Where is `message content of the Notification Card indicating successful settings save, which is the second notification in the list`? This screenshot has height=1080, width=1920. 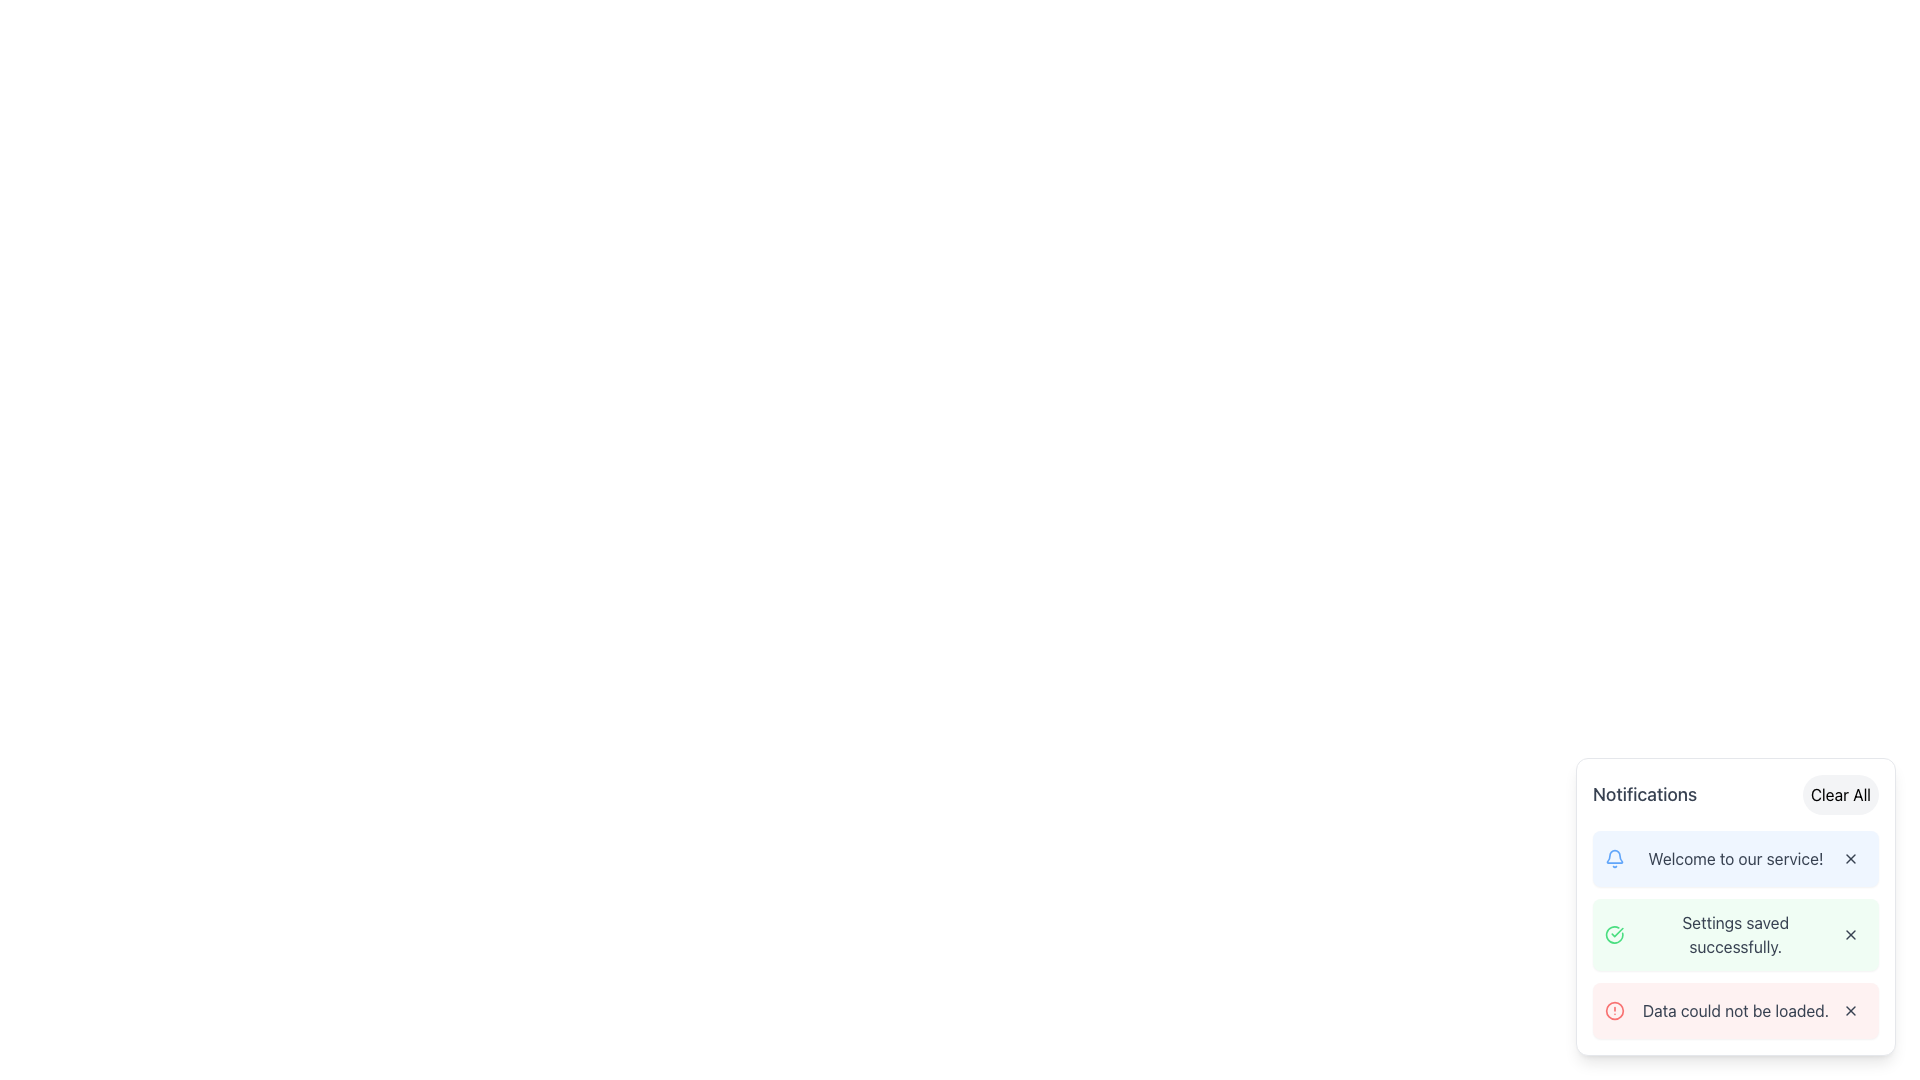 message content of the Notification Card indicating successful settings save, which is the second notification in the list is located at coordinates (1735, 934).